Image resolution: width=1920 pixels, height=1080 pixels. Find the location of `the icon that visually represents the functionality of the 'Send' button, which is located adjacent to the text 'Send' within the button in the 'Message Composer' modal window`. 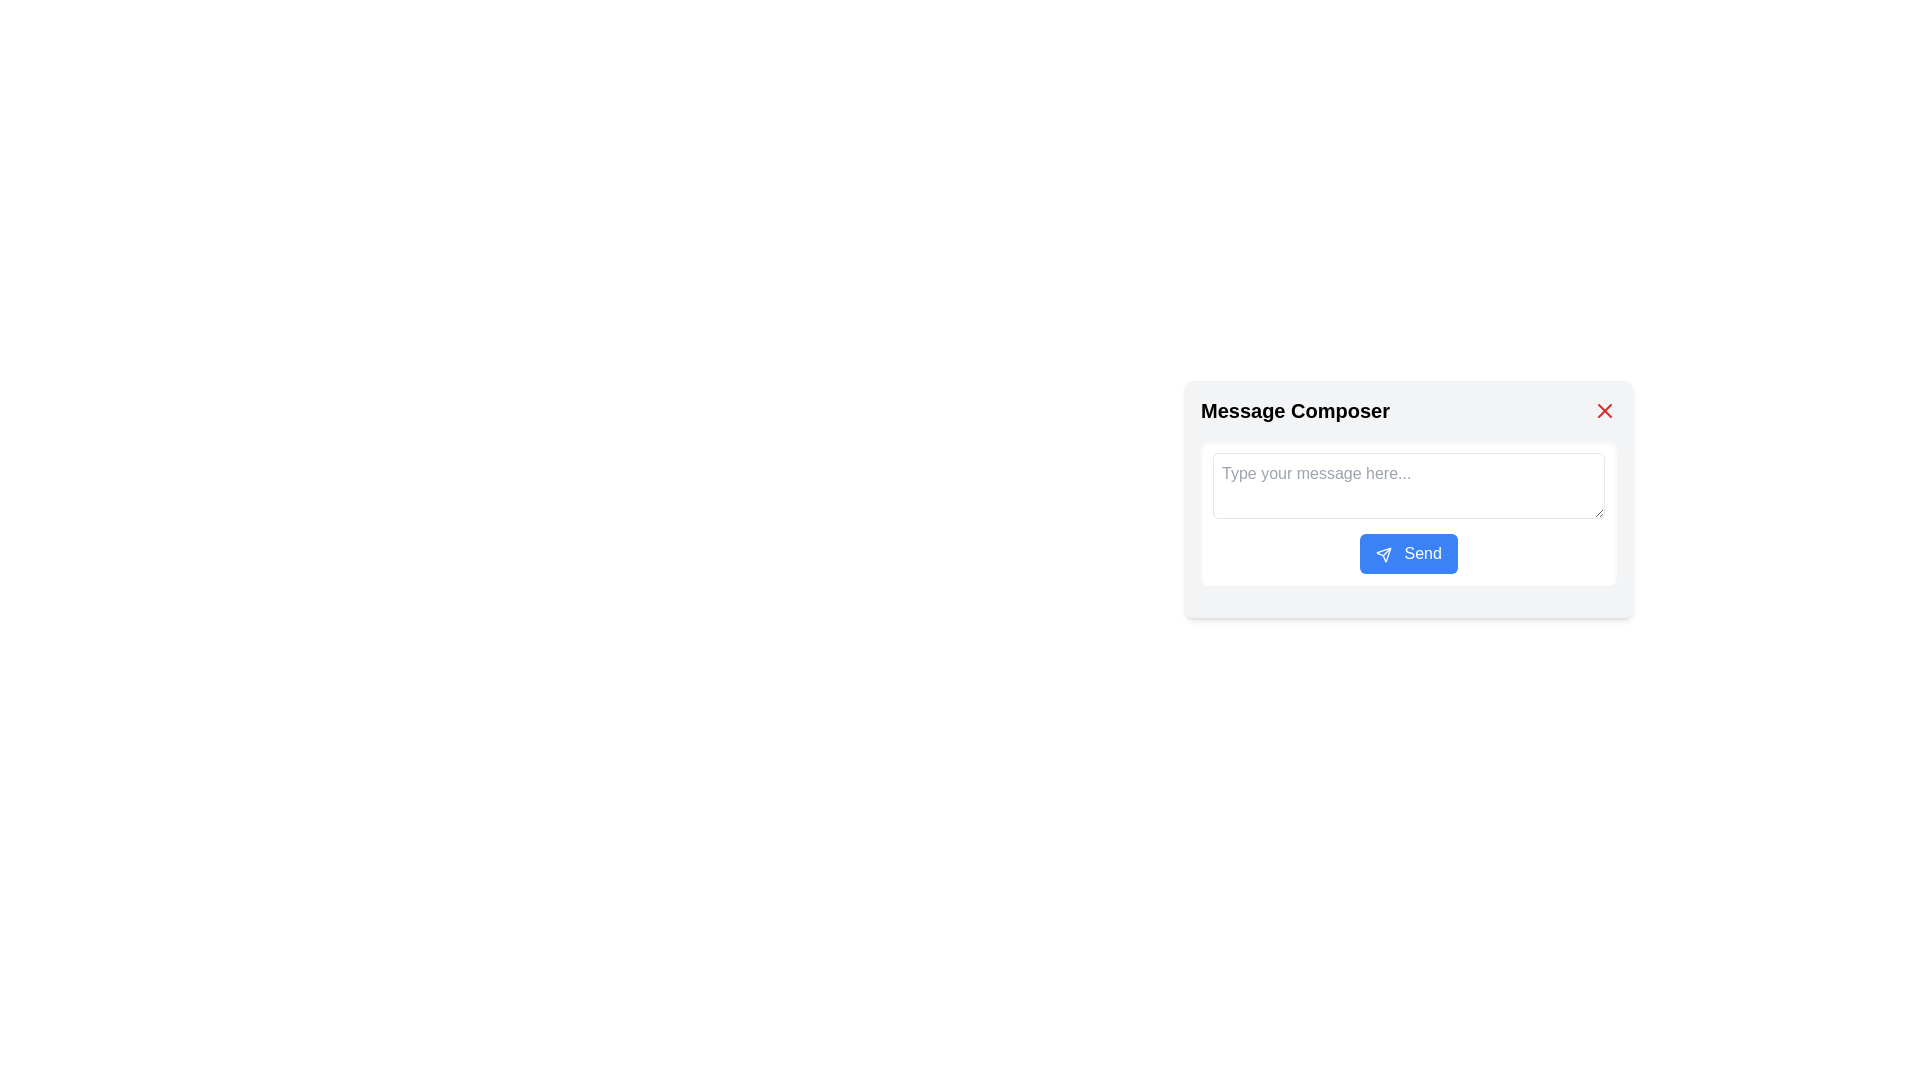

the icon that visually represents the functionality of the 'Send' button, which is located adjacent to the text 'Send' within the button in the 'Message Composer' modal window is located at coordinates (1383, 554).